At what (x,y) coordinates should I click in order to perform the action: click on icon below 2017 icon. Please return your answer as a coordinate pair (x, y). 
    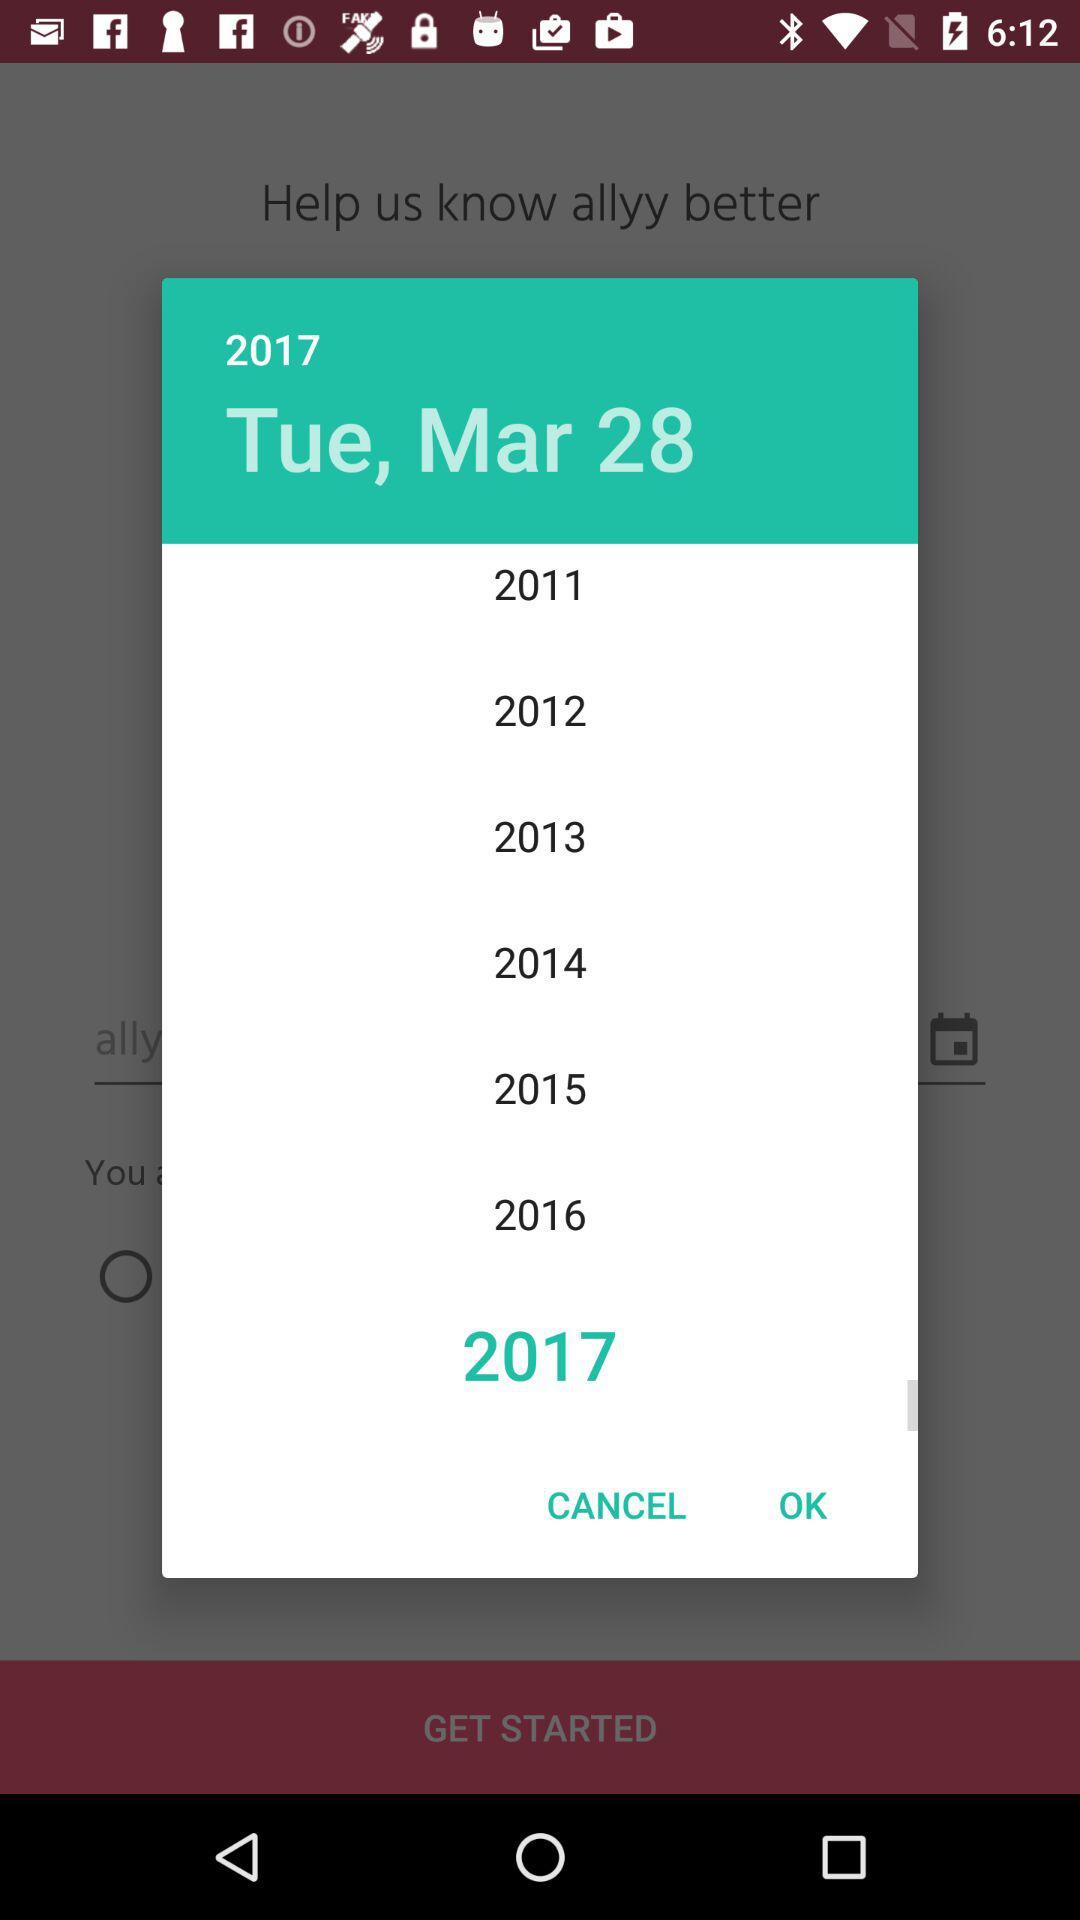
    Looking at the image, I should click on (461, 435).